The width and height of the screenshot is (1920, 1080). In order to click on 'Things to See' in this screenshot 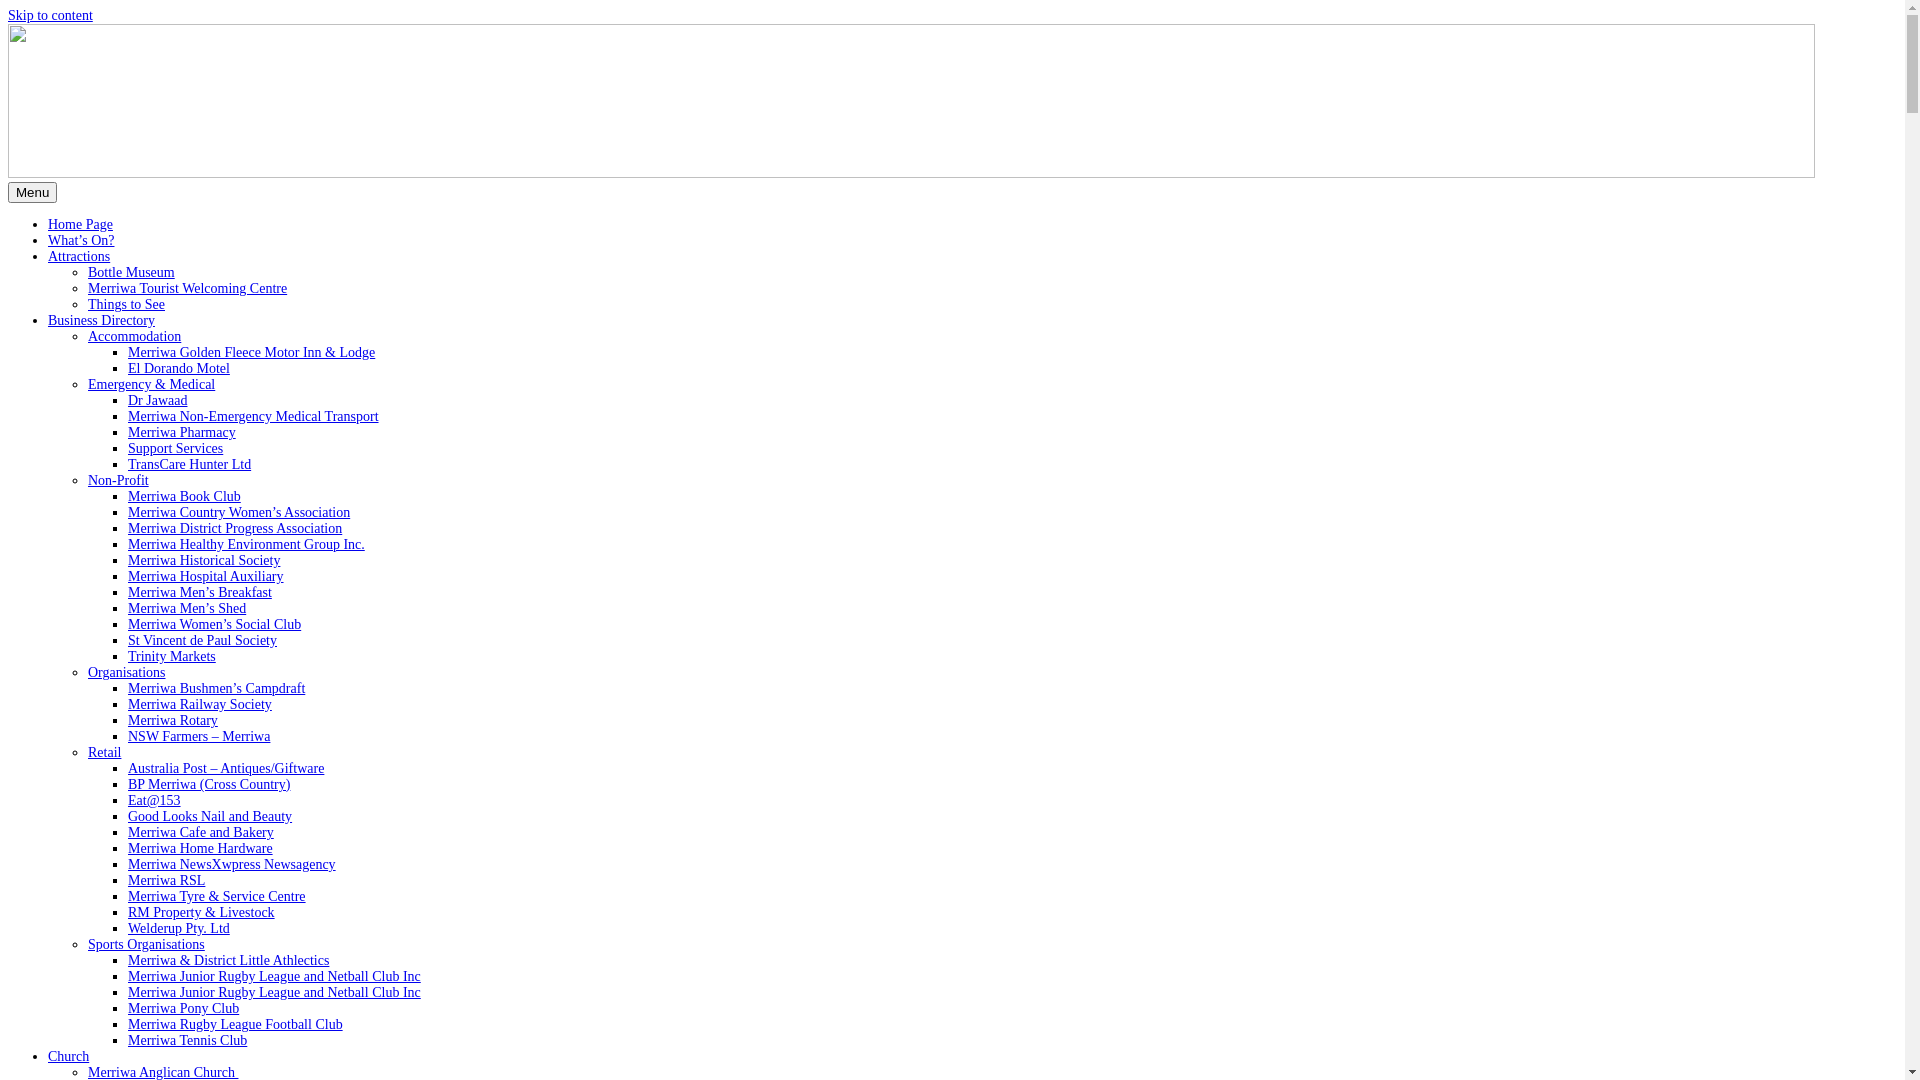, I will do `click(86, 304)`.